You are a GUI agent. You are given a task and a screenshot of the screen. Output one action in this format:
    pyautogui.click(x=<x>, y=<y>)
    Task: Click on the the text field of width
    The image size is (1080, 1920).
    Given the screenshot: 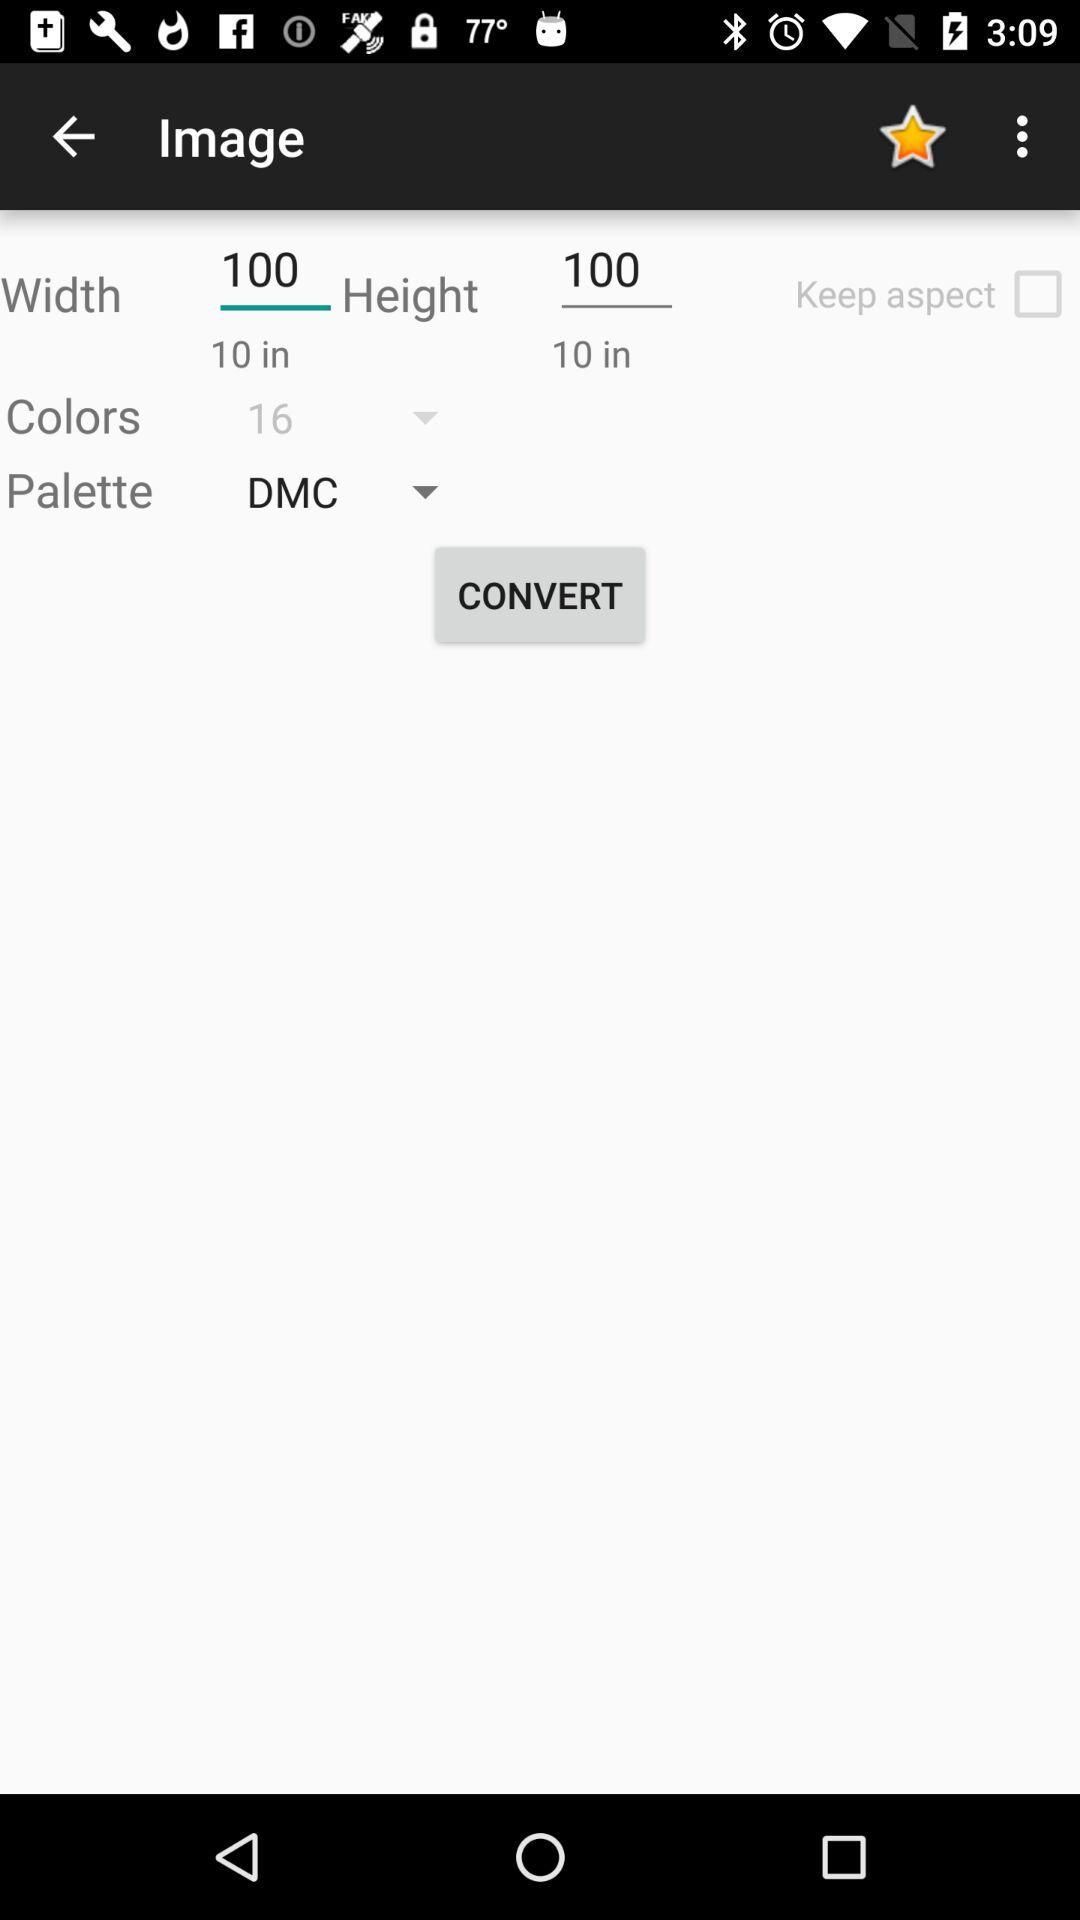 What is the action you would take?
    pyautogui.click(x=275, y=268)
    